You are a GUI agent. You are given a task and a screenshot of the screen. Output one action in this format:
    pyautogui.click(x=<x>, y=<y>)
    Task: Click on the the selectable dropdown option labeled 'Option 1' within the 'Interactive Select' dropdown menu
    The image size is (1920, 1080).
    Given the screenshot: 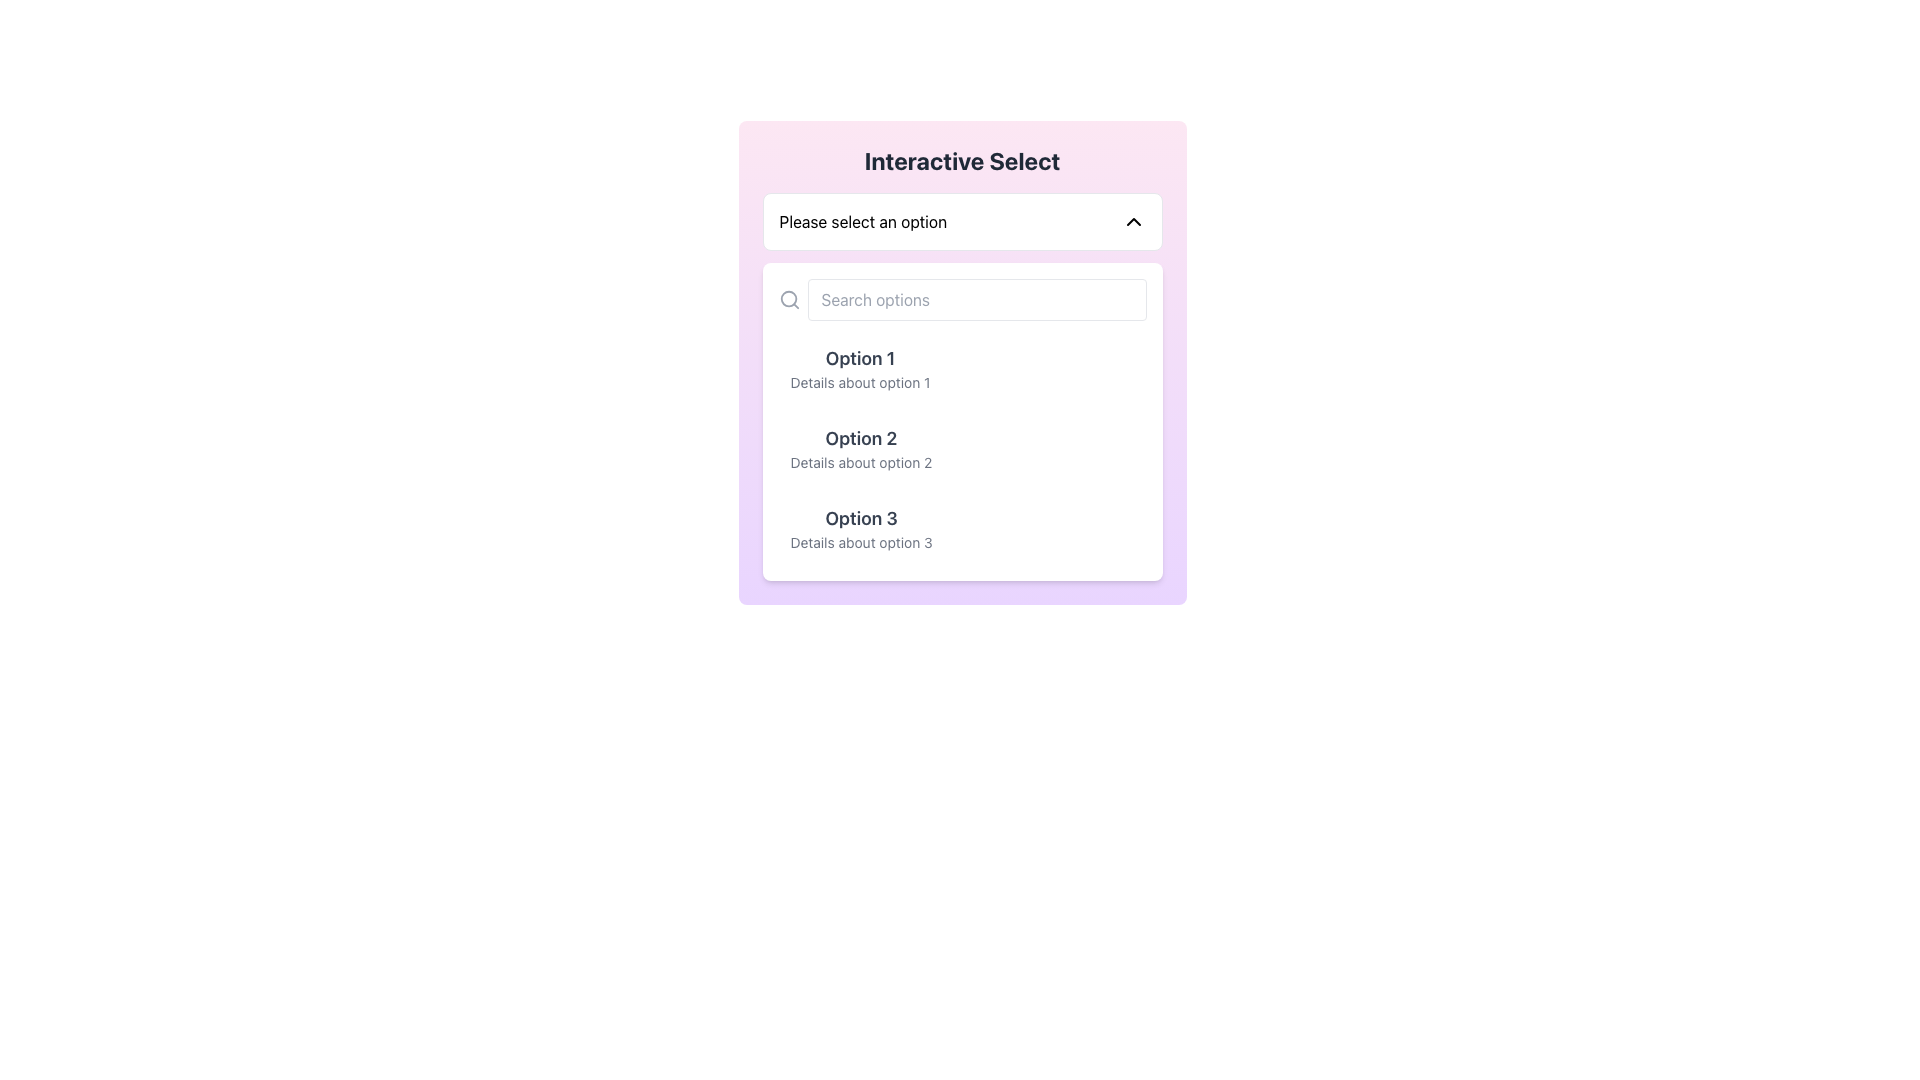 What is the action you would take?
    pyautogui.click(x=860, y=369)
    